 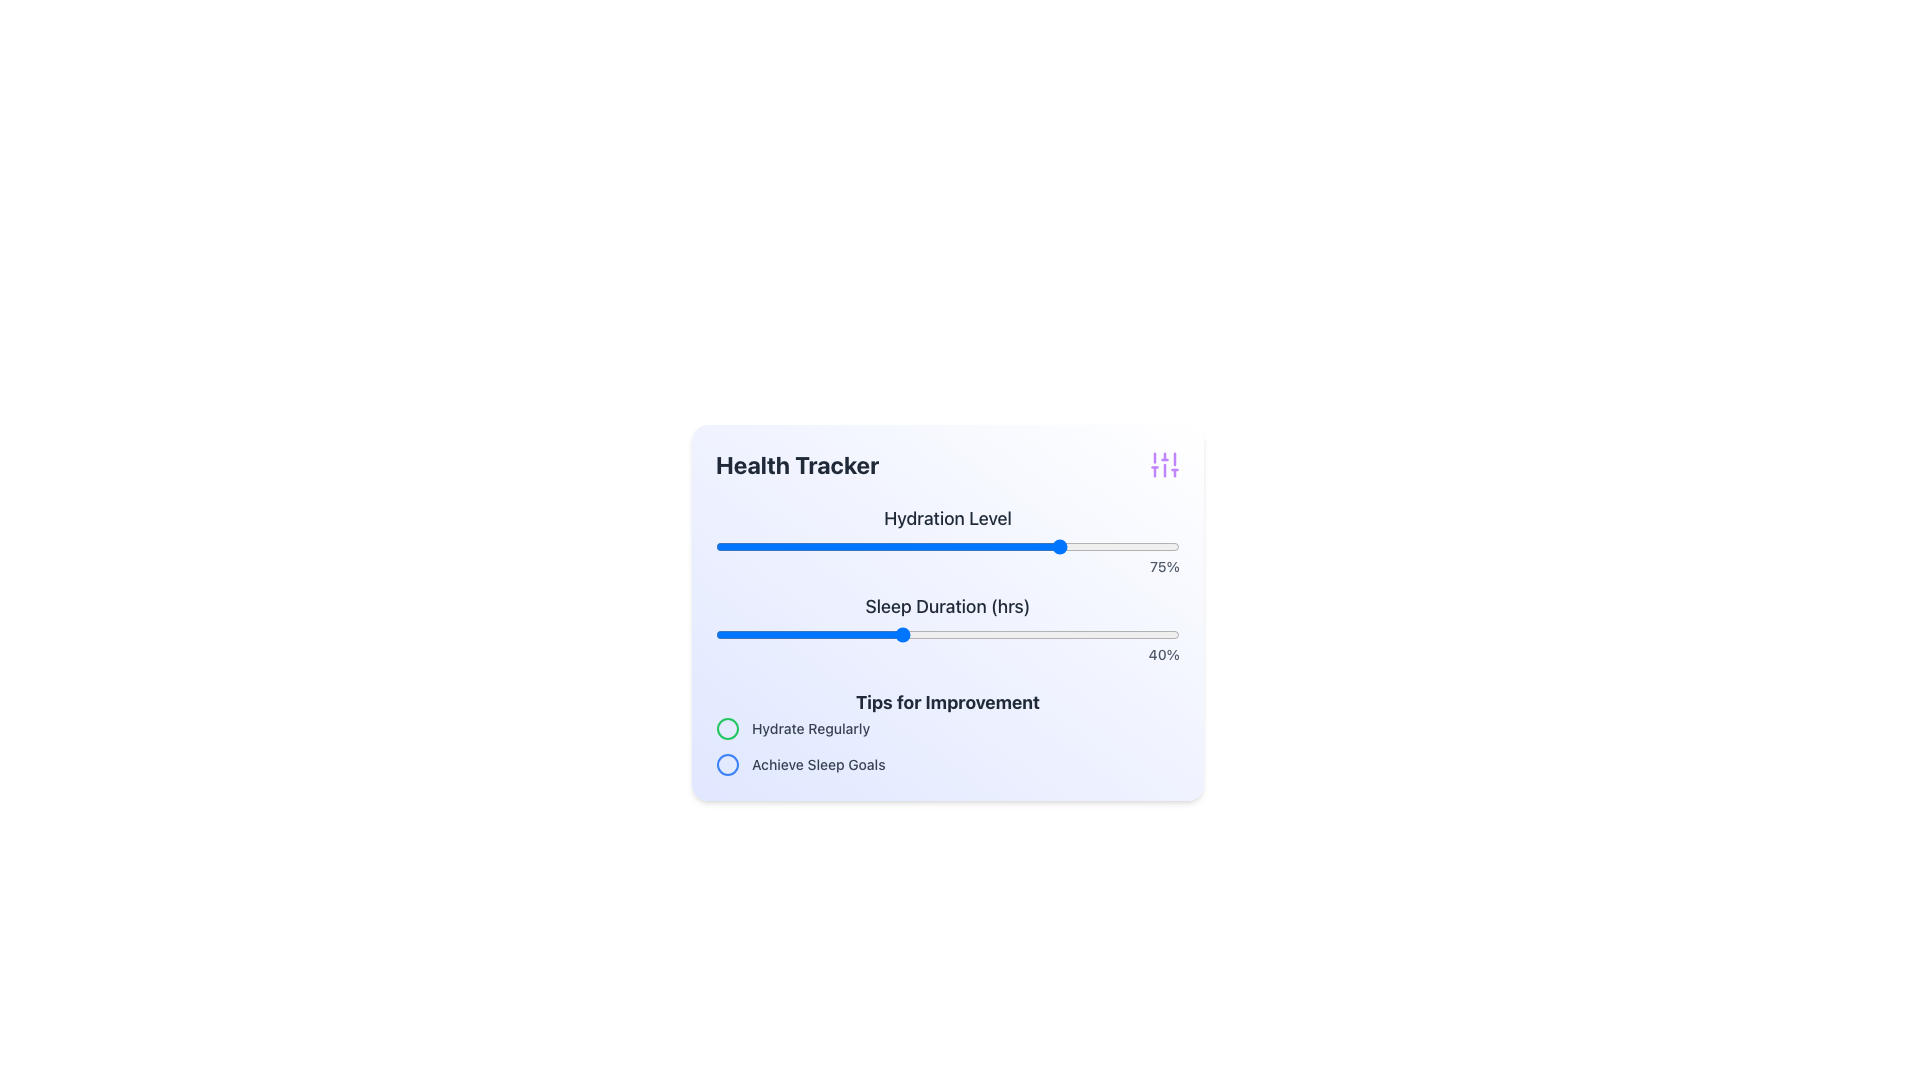 What do you see at coordinates (891, 635) in the screenshot?
I see `the sleep duration slider` at bounding box center [891, 635].